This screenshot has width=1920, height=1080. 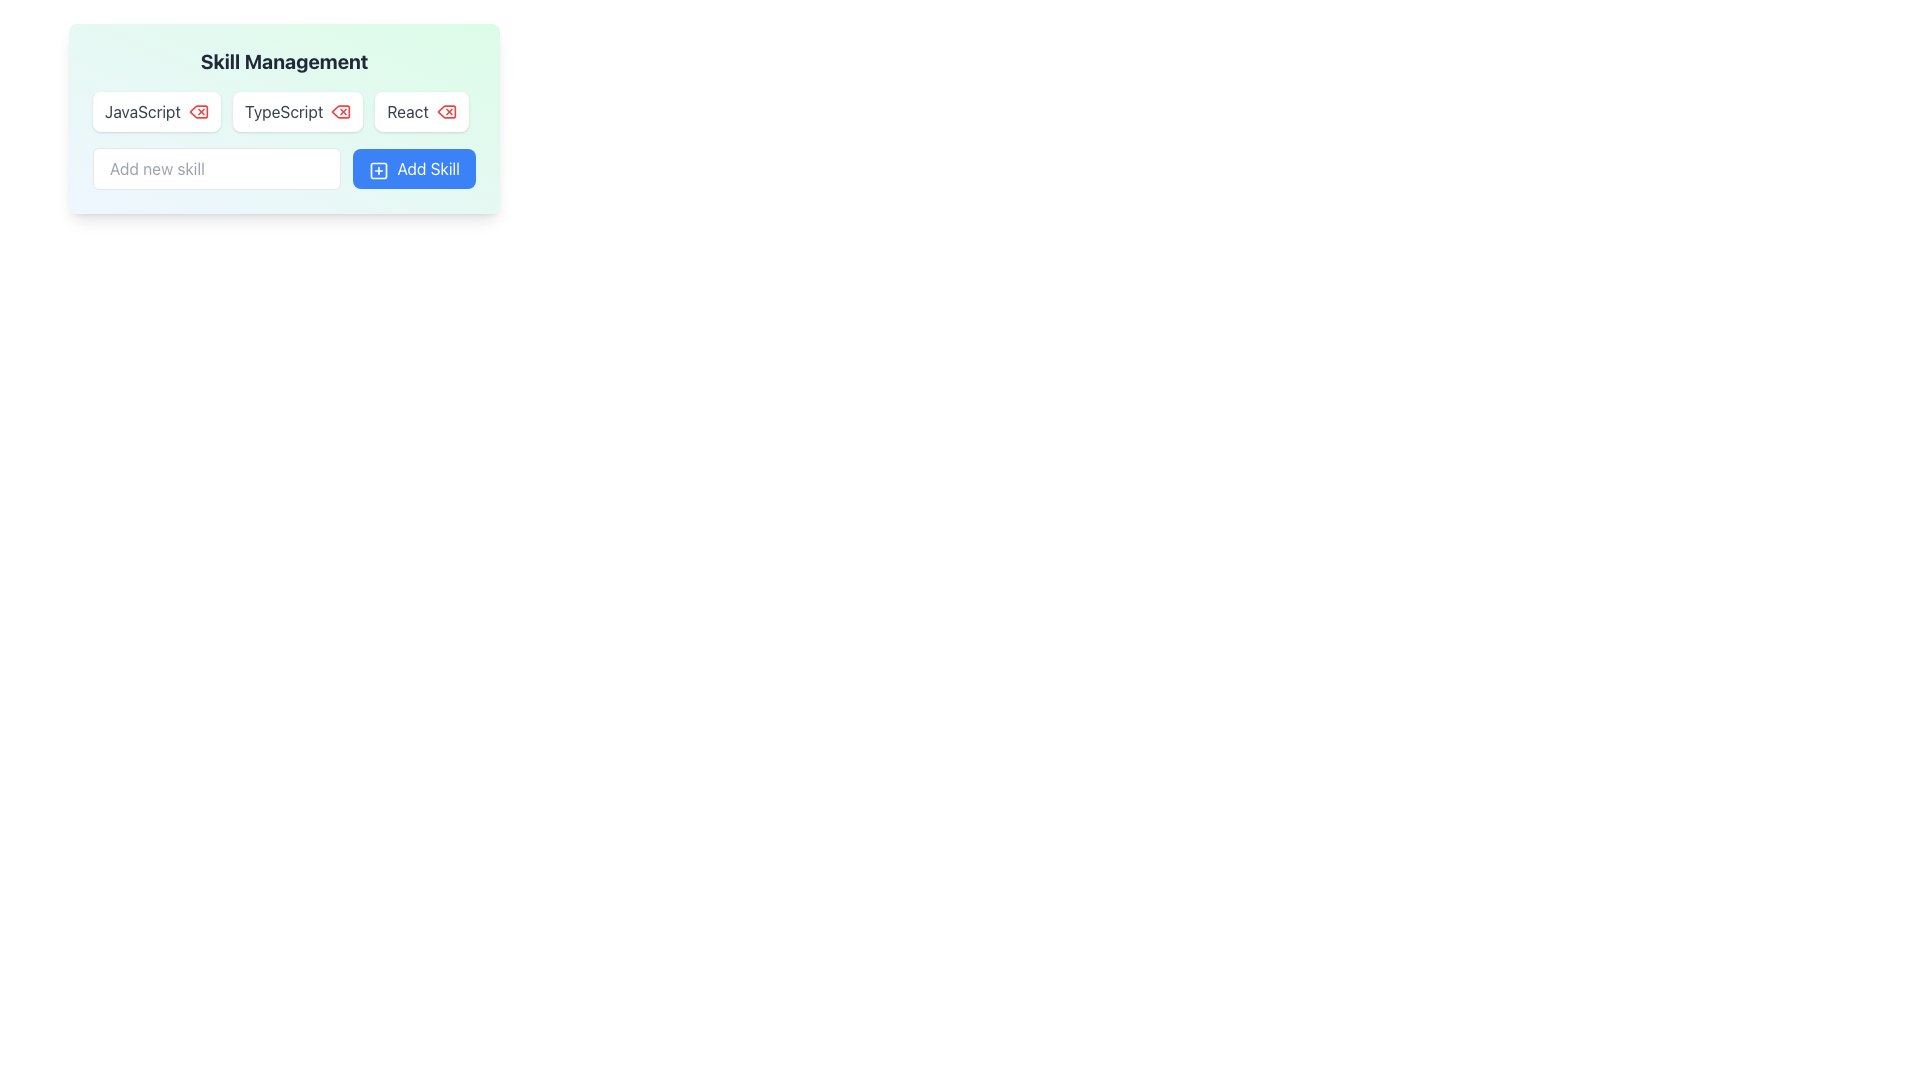 What do you see at coordinates (379, 169) in the screenshot?
I see `the 'add' icon located inside the 'Add Skill' button, positioned to the left of the text label` at bounding box center [379, 169].